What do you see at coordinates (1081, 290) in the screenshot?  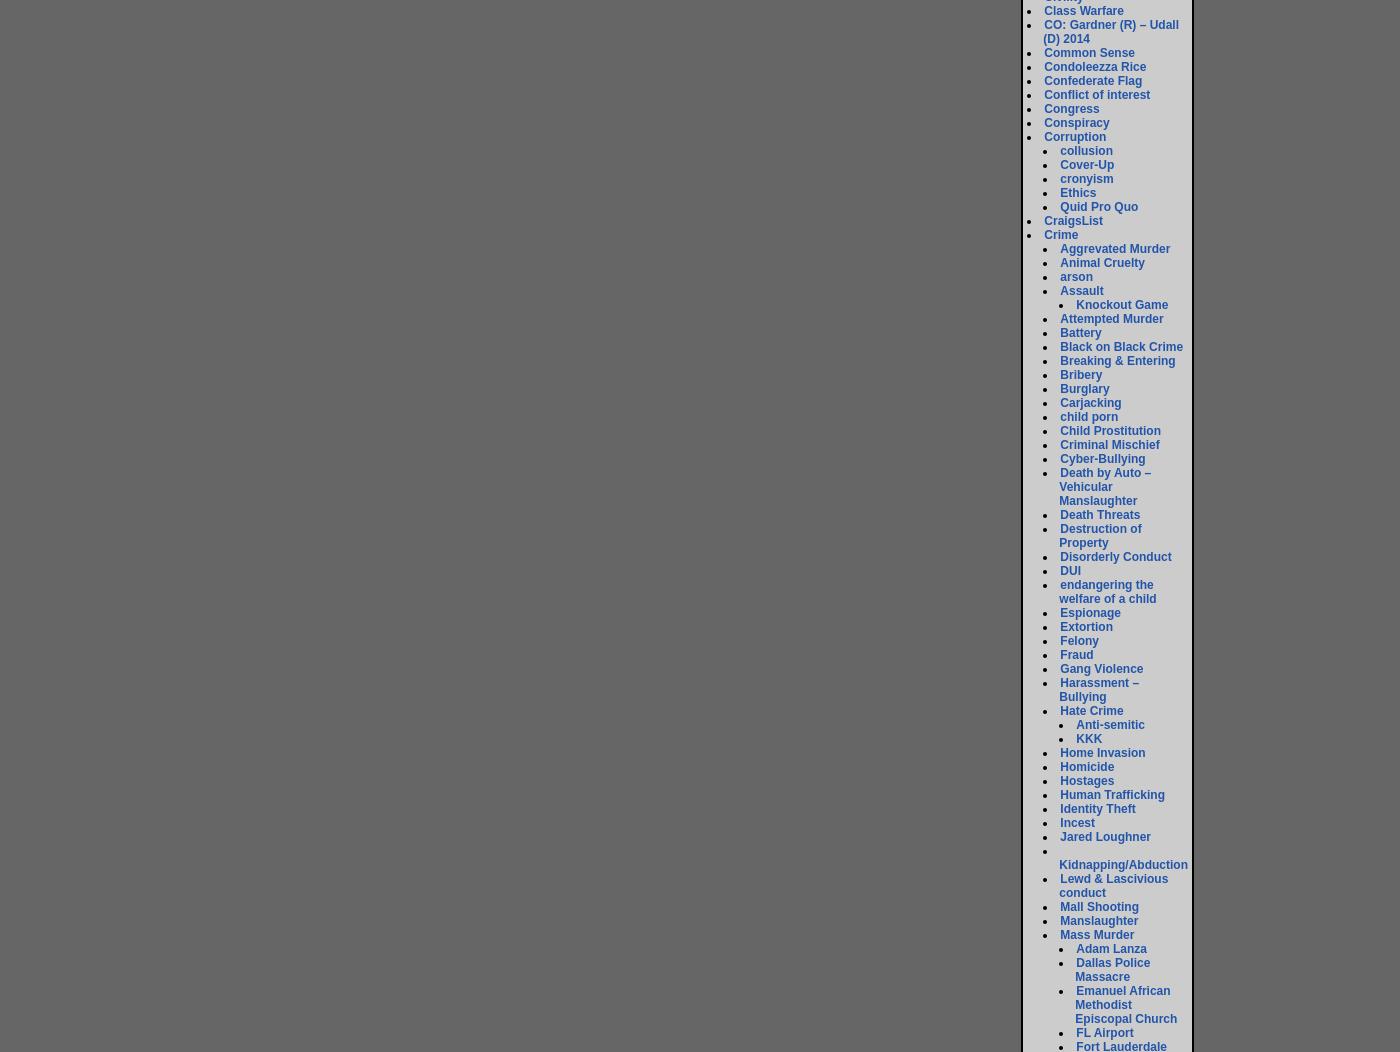 I see `'Assault'` at bounding box center [1081, 290].